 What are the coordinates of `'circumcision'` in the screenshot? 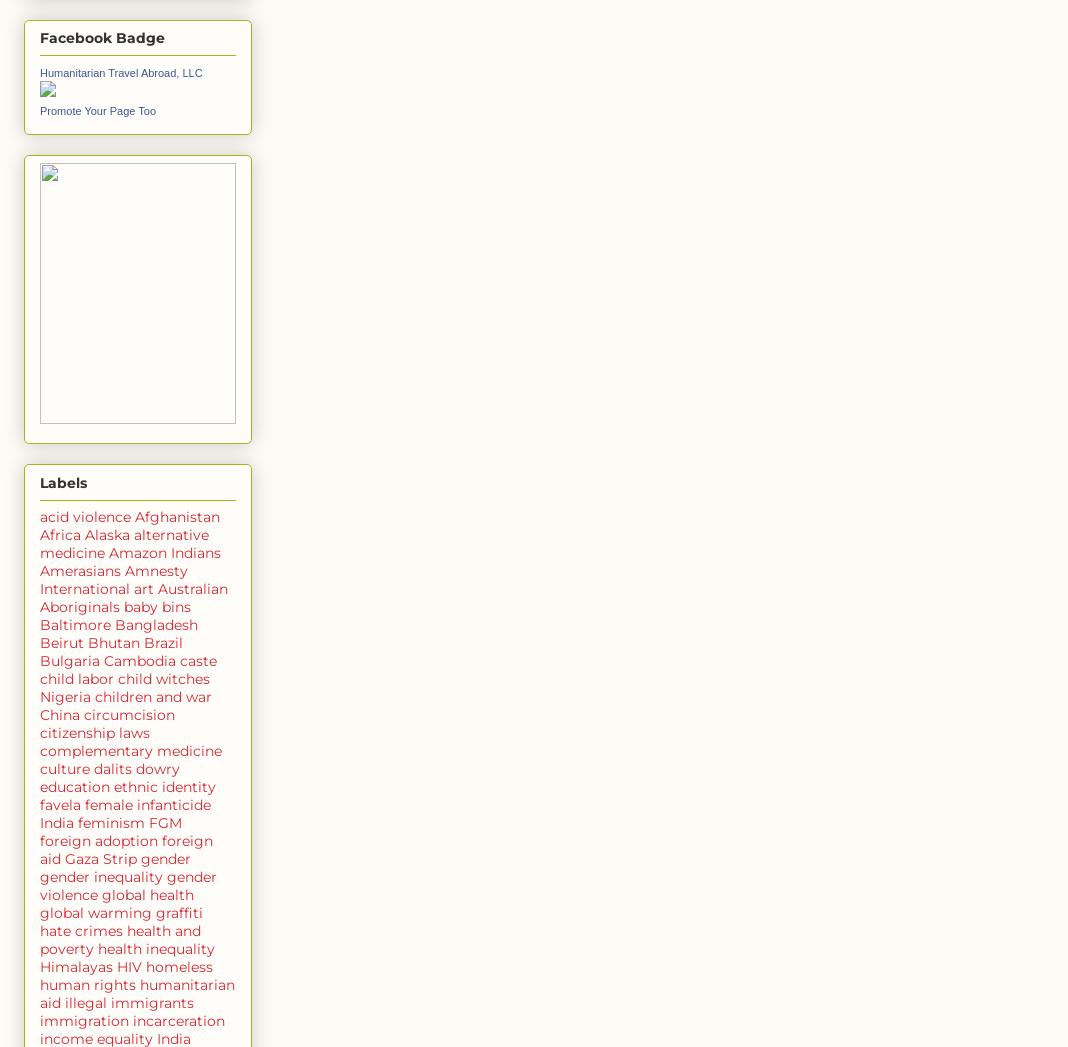 It's located at (128, 712).